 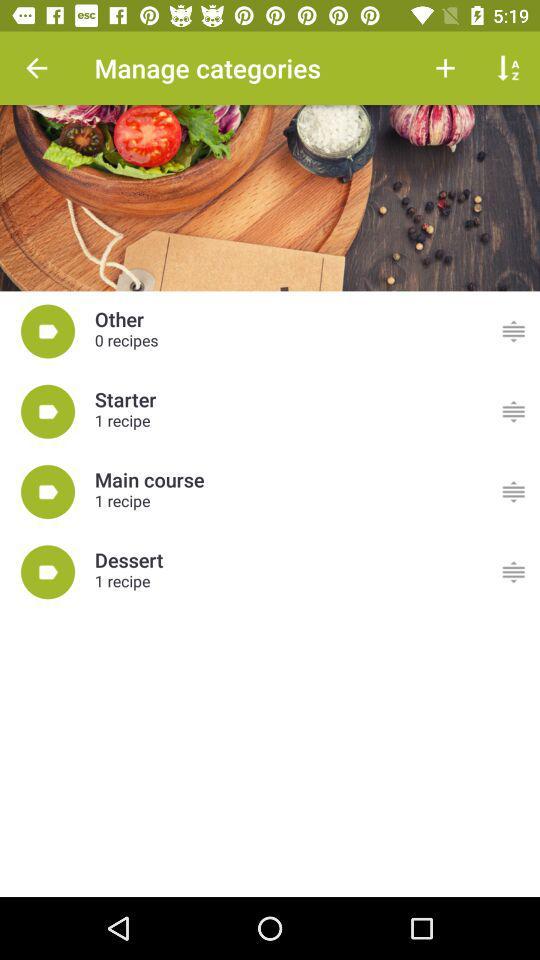 I want to click on the icon at the center of the page shown before others, so click(x=48, y=331).